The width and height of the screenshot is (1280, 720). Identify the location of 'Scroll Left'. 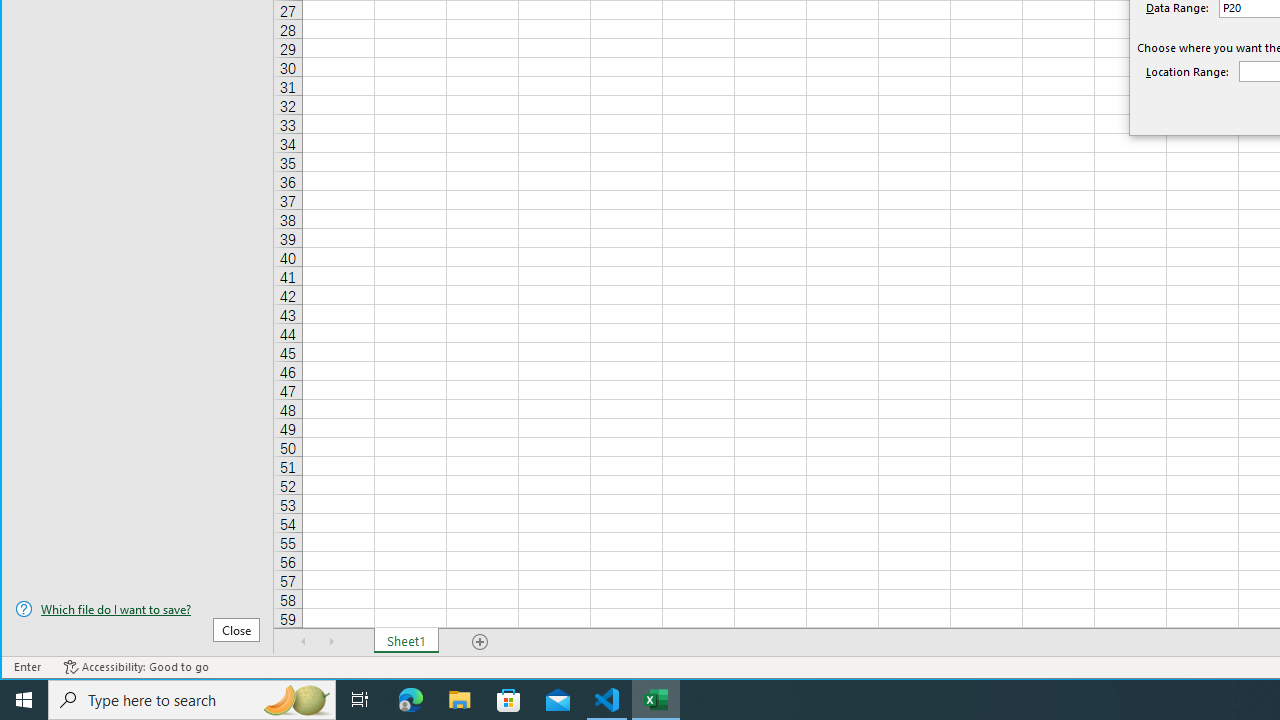
(303, 641).